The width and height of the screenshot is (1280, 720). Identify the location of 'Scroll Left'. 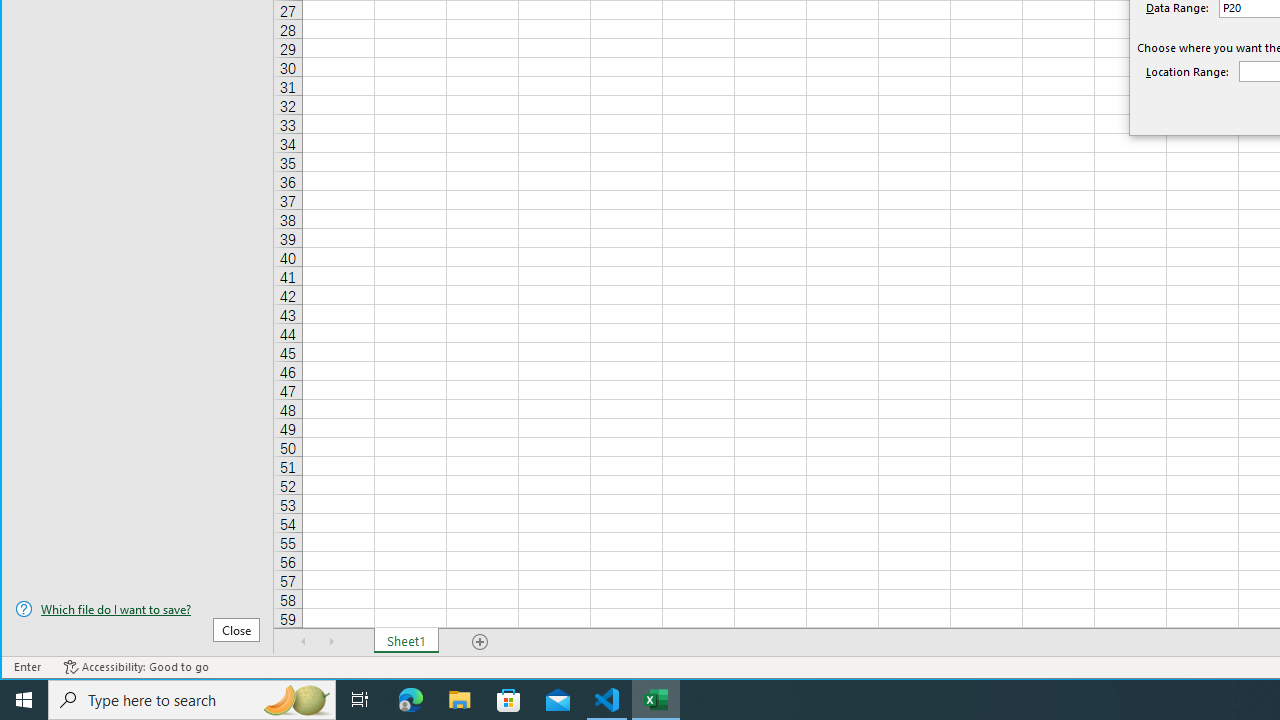
(303, 641).